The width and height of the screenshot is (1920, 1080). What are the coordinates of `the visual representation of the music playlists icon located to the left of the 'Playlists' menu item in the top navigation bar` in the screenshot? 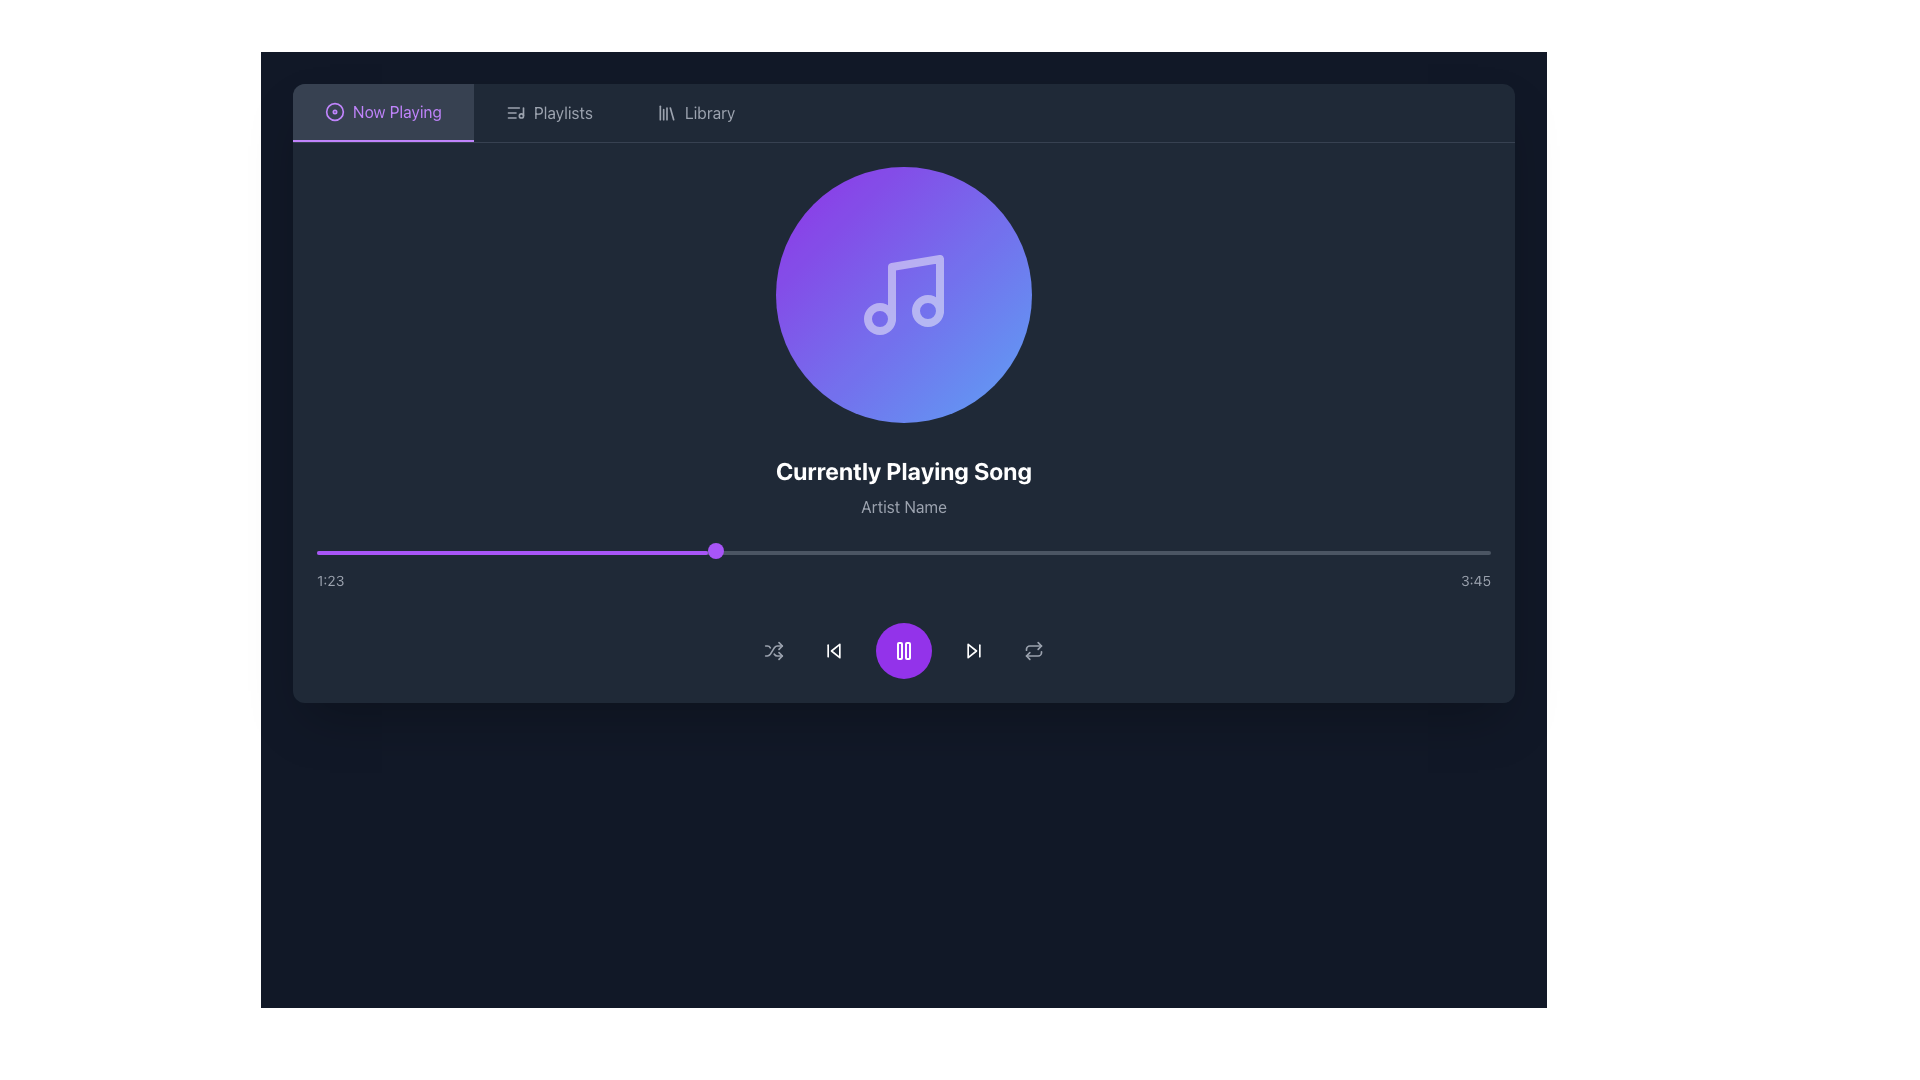 It's located at (515, 112).